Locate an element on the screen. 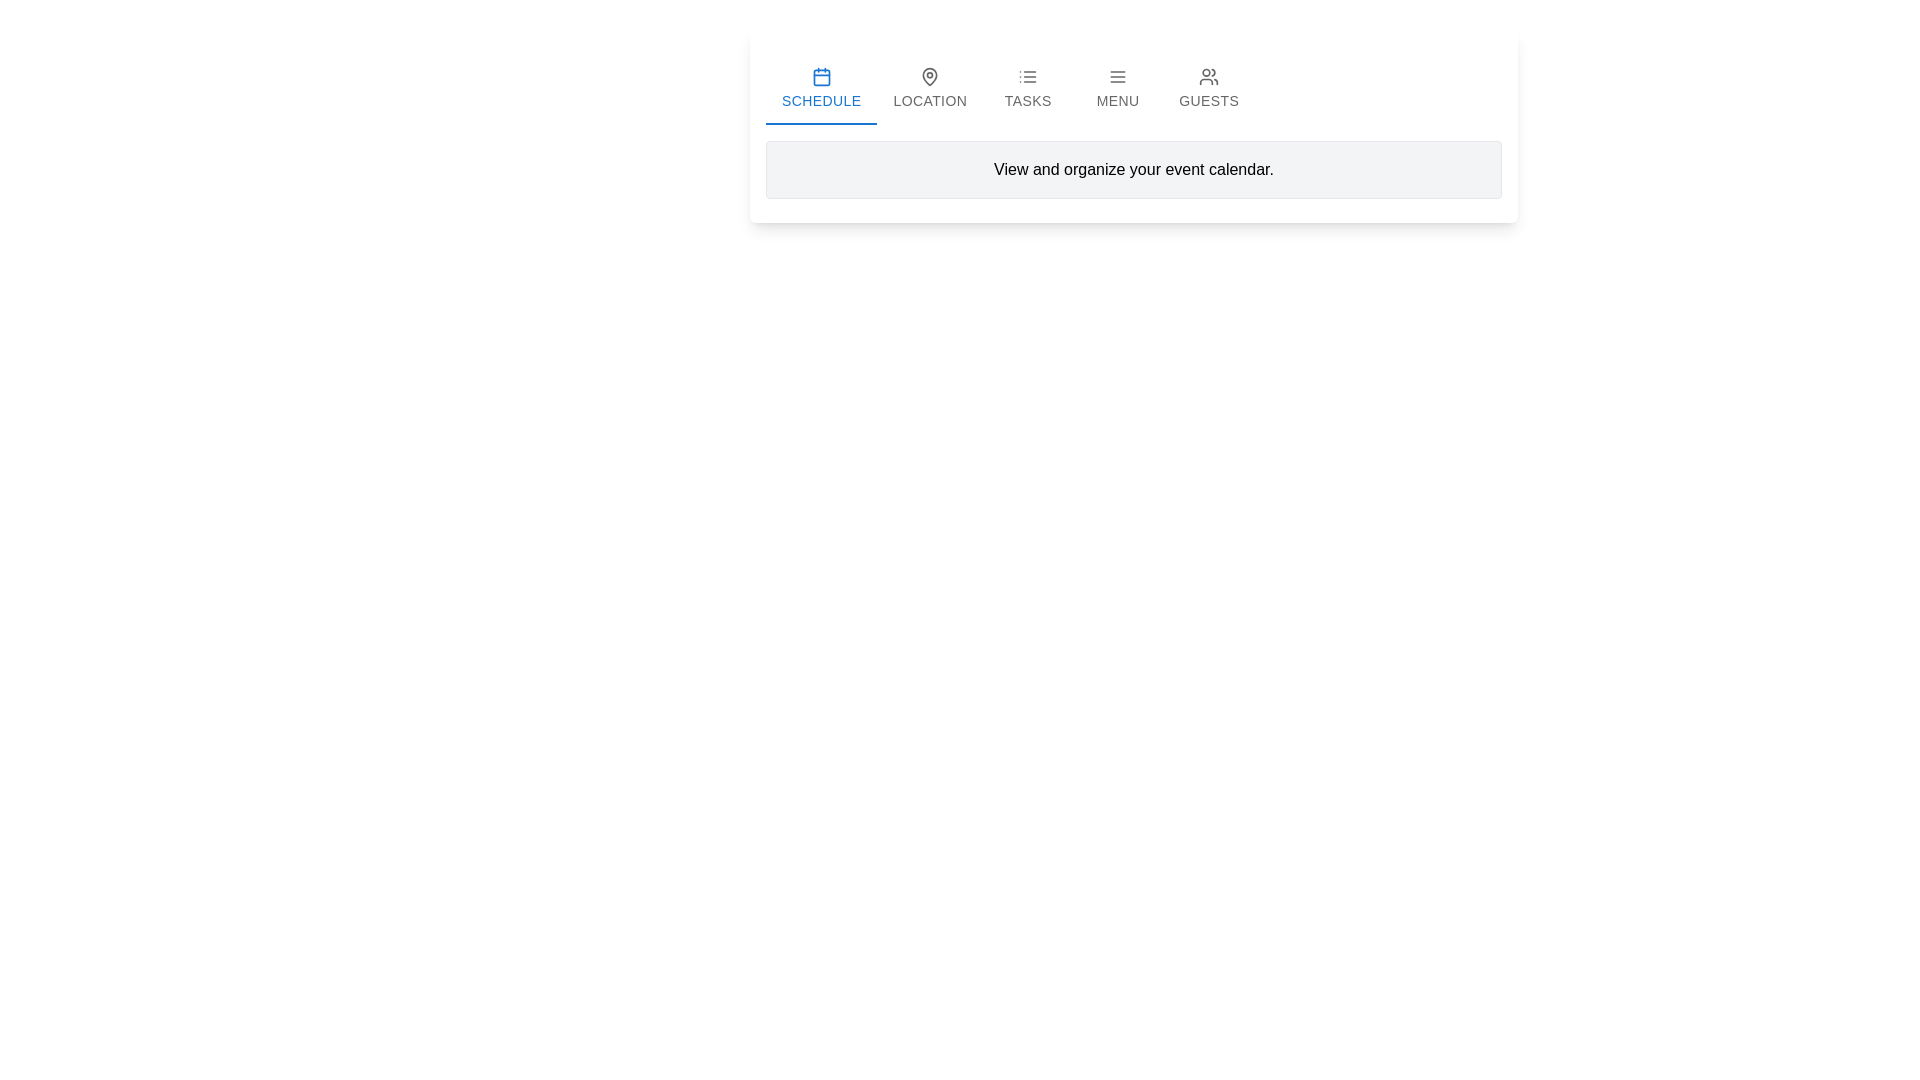 The image size is (1920, 1080). the calendar icon located in the first navigation button labeled 'SCHEDULE' is located at coordinates (821, 77).